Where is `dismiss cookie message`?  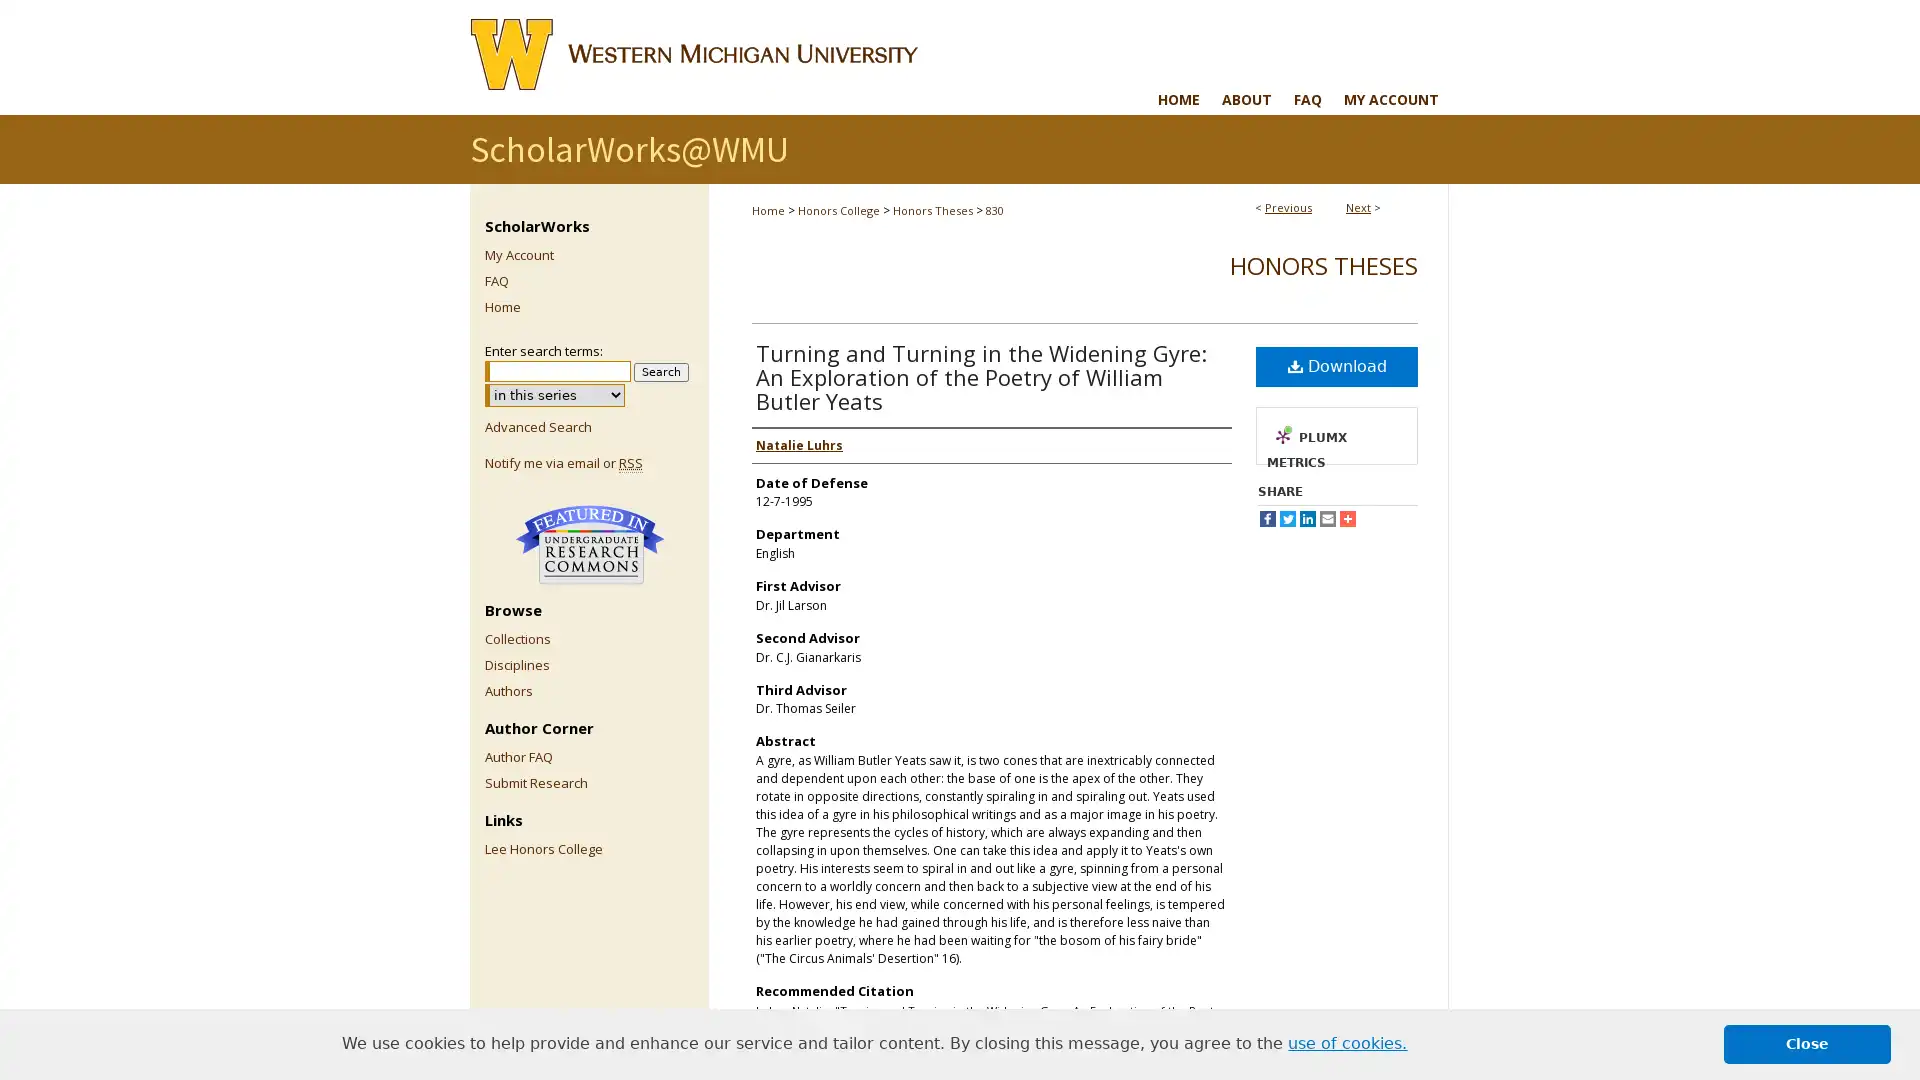 dismiss cookie message is located at coordinates (1807, 1043).